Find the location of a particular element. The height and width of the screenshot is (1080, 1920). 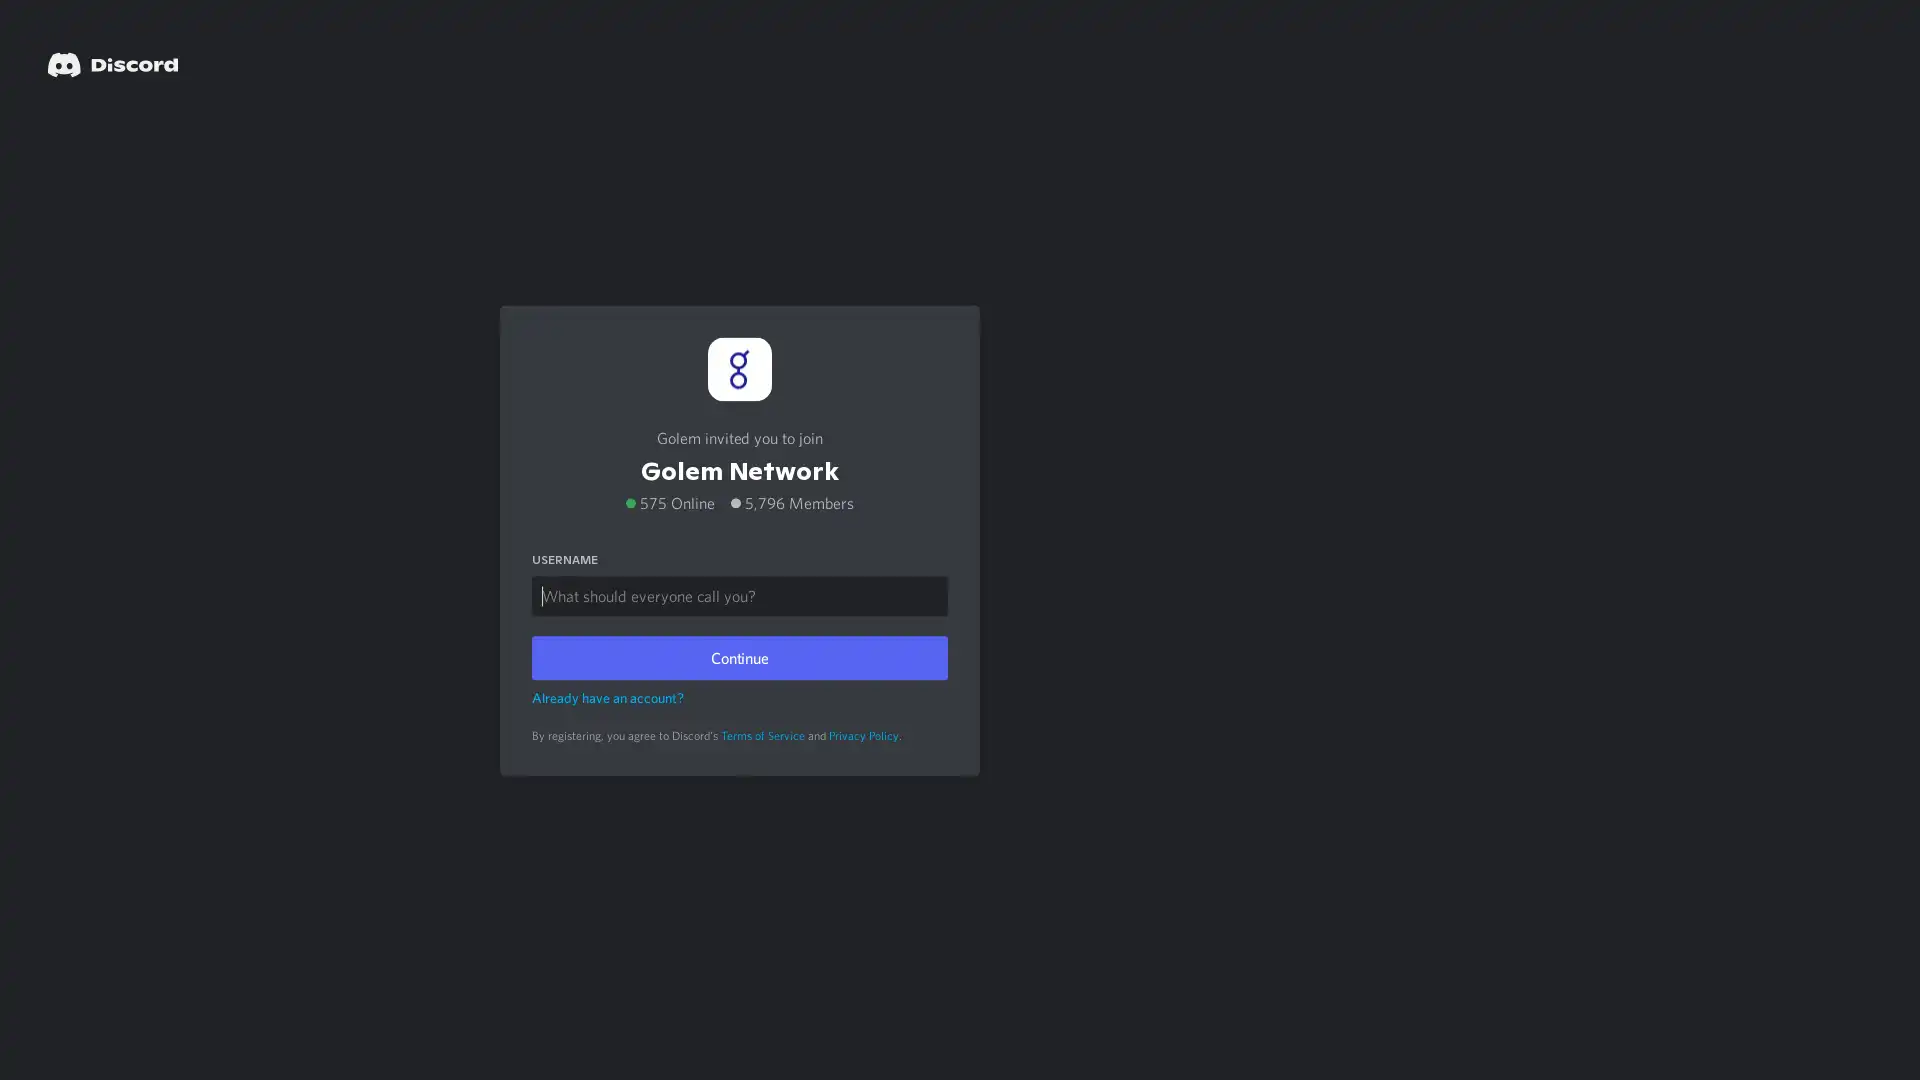

Already have an account? is located at coordinates (607, 696).